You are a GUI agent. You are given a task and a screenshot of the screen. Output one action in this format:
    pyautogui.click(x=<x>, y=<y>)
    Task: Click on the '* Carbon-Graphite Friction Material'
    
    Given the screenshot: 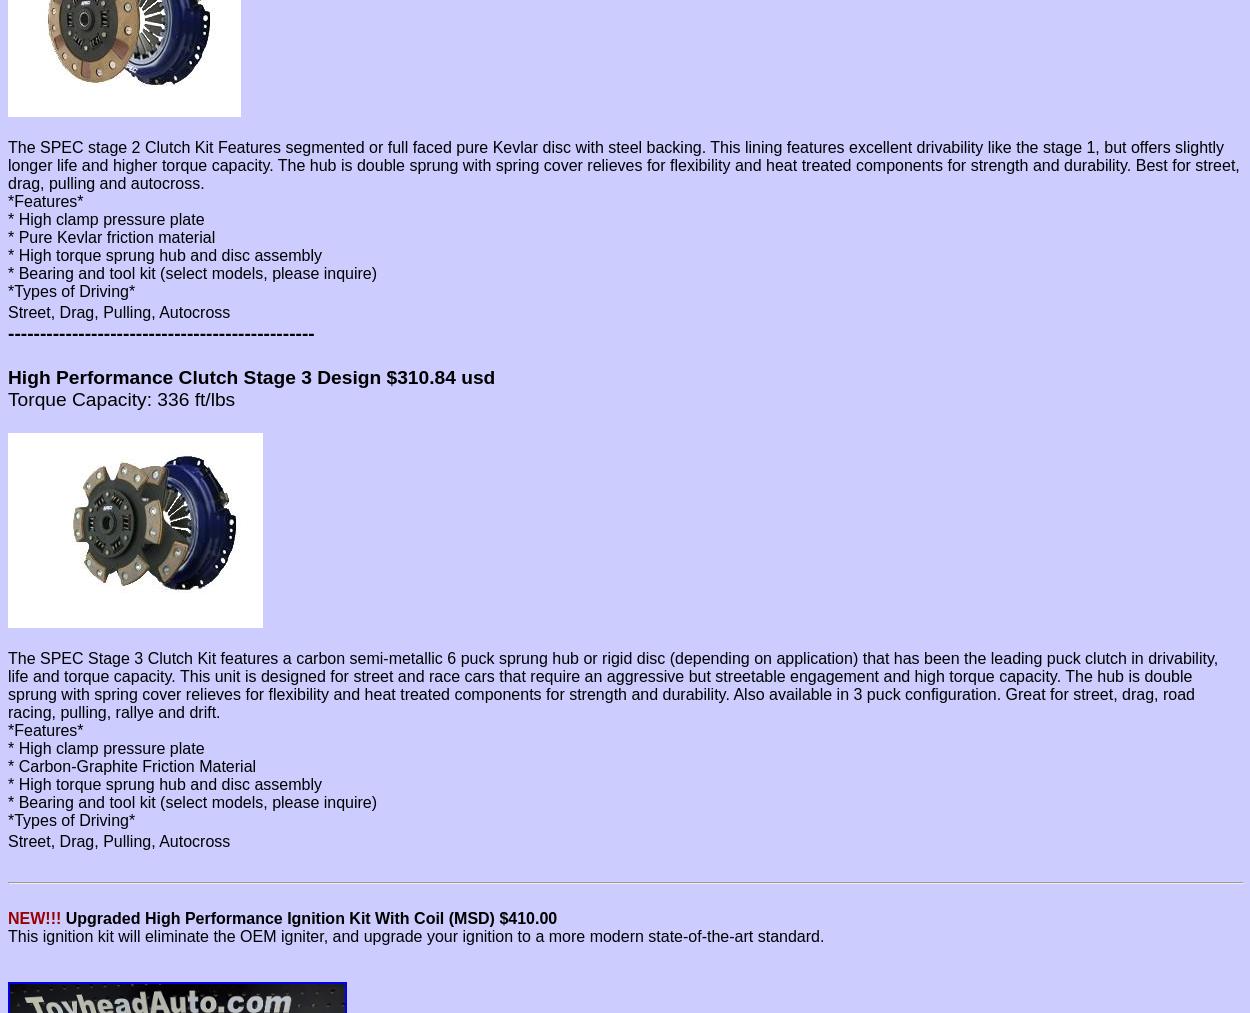 What is the action you would take?
    pyautogui.click(x=132, y=766)
    